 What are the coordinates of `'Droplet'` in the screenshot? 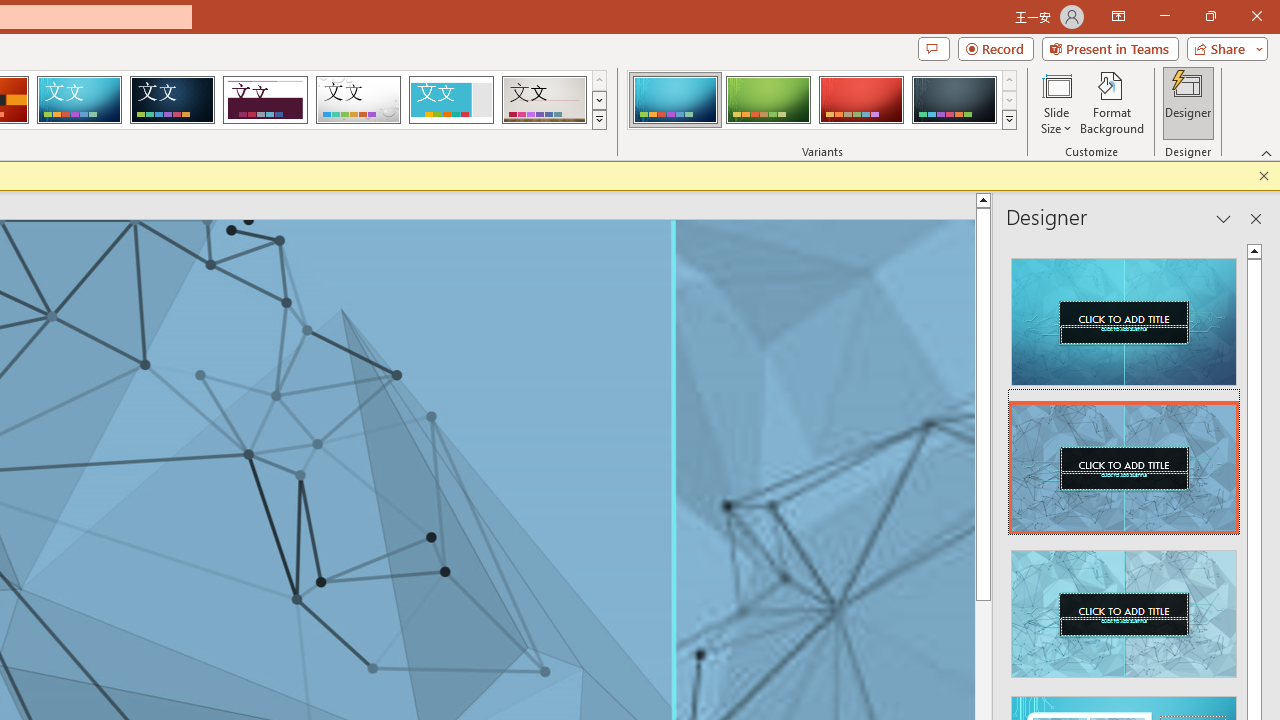 It's located at (358, 100).